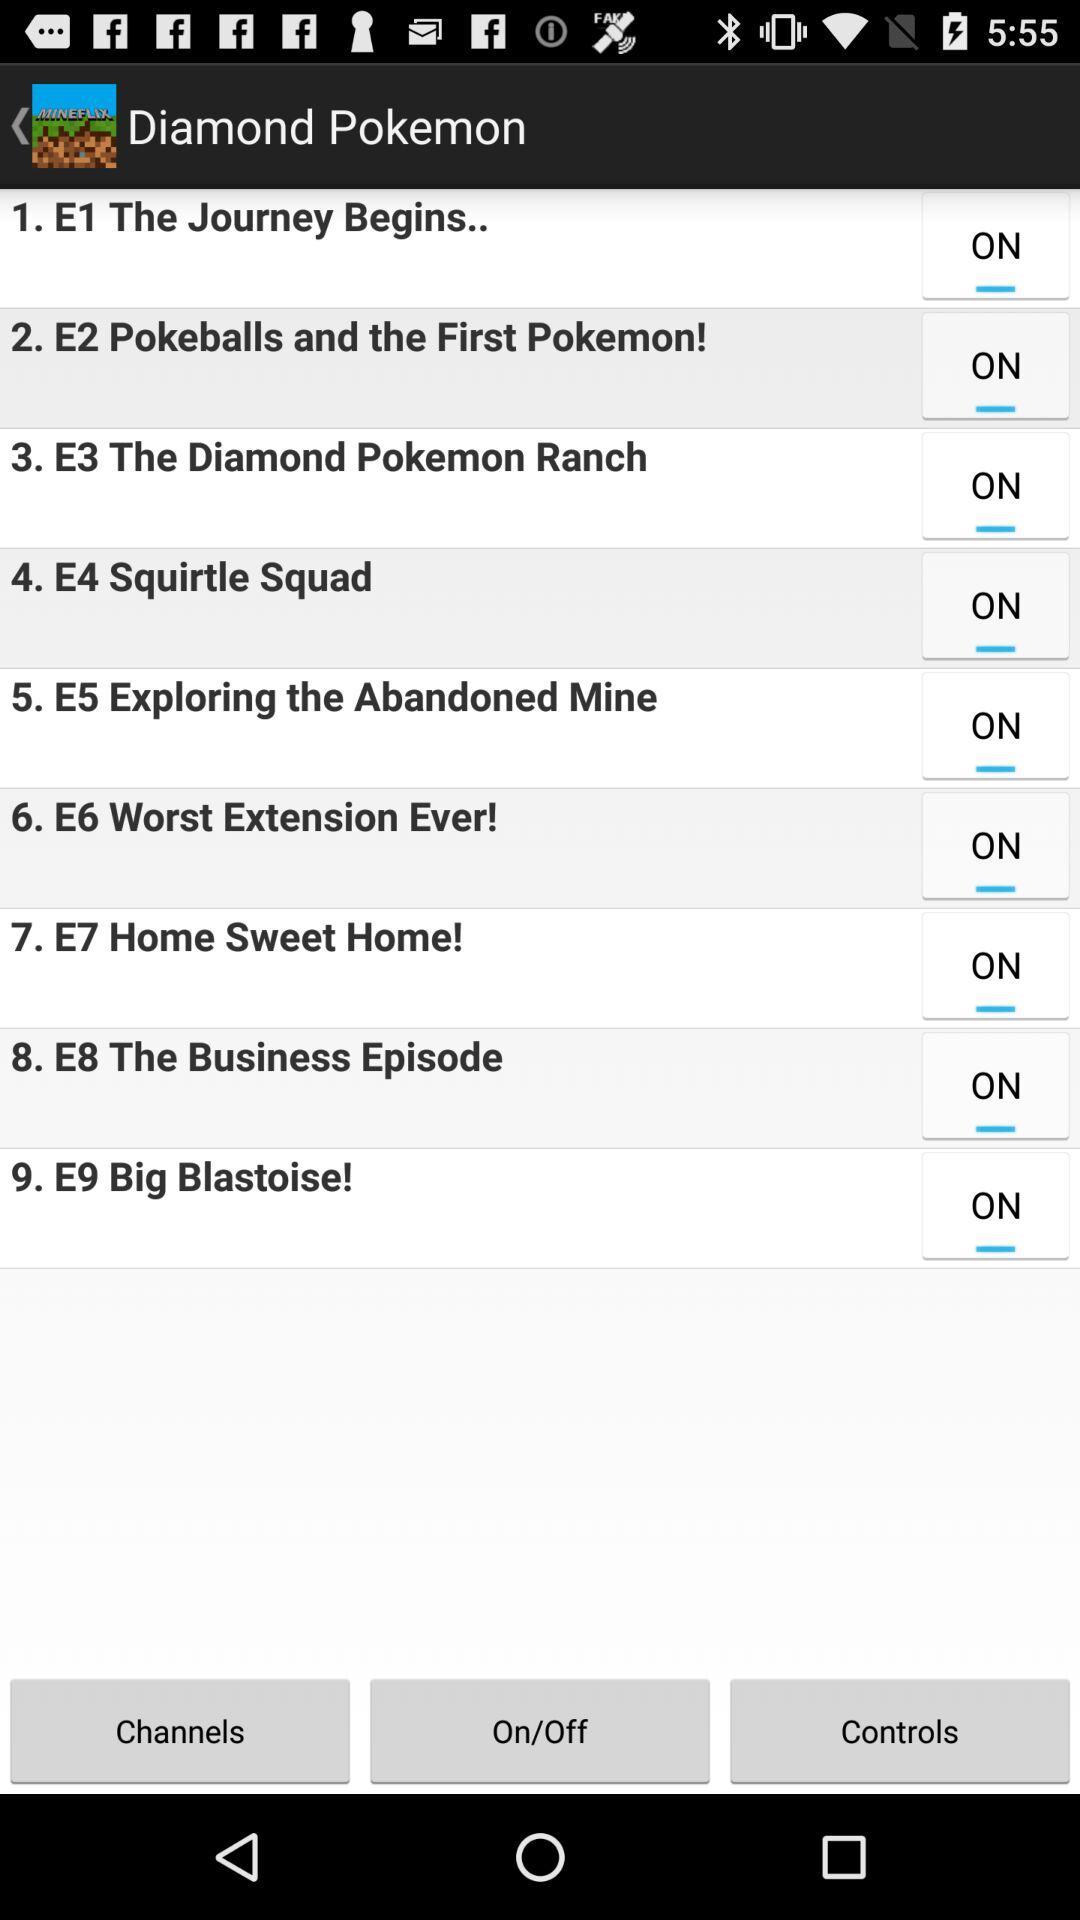  Describe the element at coordinates (230, 968) in the screenshot. I see `7 e7 home item` at that location.